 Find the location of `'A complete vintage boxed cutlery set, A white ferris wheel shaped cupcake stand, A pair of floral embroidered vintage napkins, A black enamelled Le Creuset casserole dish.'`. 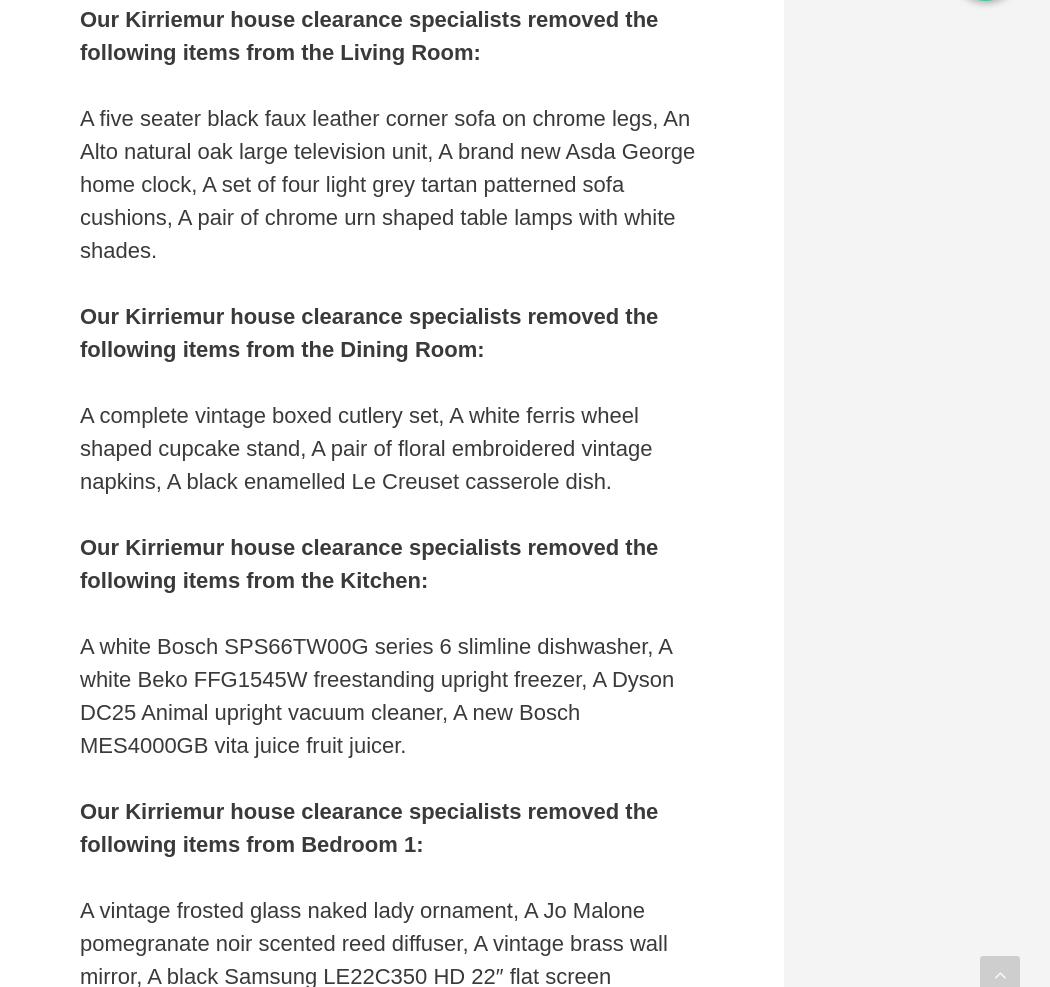

'A complete vintage boxed cutlery set, A white ferris wheel shaped cupcake stand, A pair of floral embroidered vintage napkins, A black enamelled Le Creuset casserole dish.' is located at coordinates (80, 446).